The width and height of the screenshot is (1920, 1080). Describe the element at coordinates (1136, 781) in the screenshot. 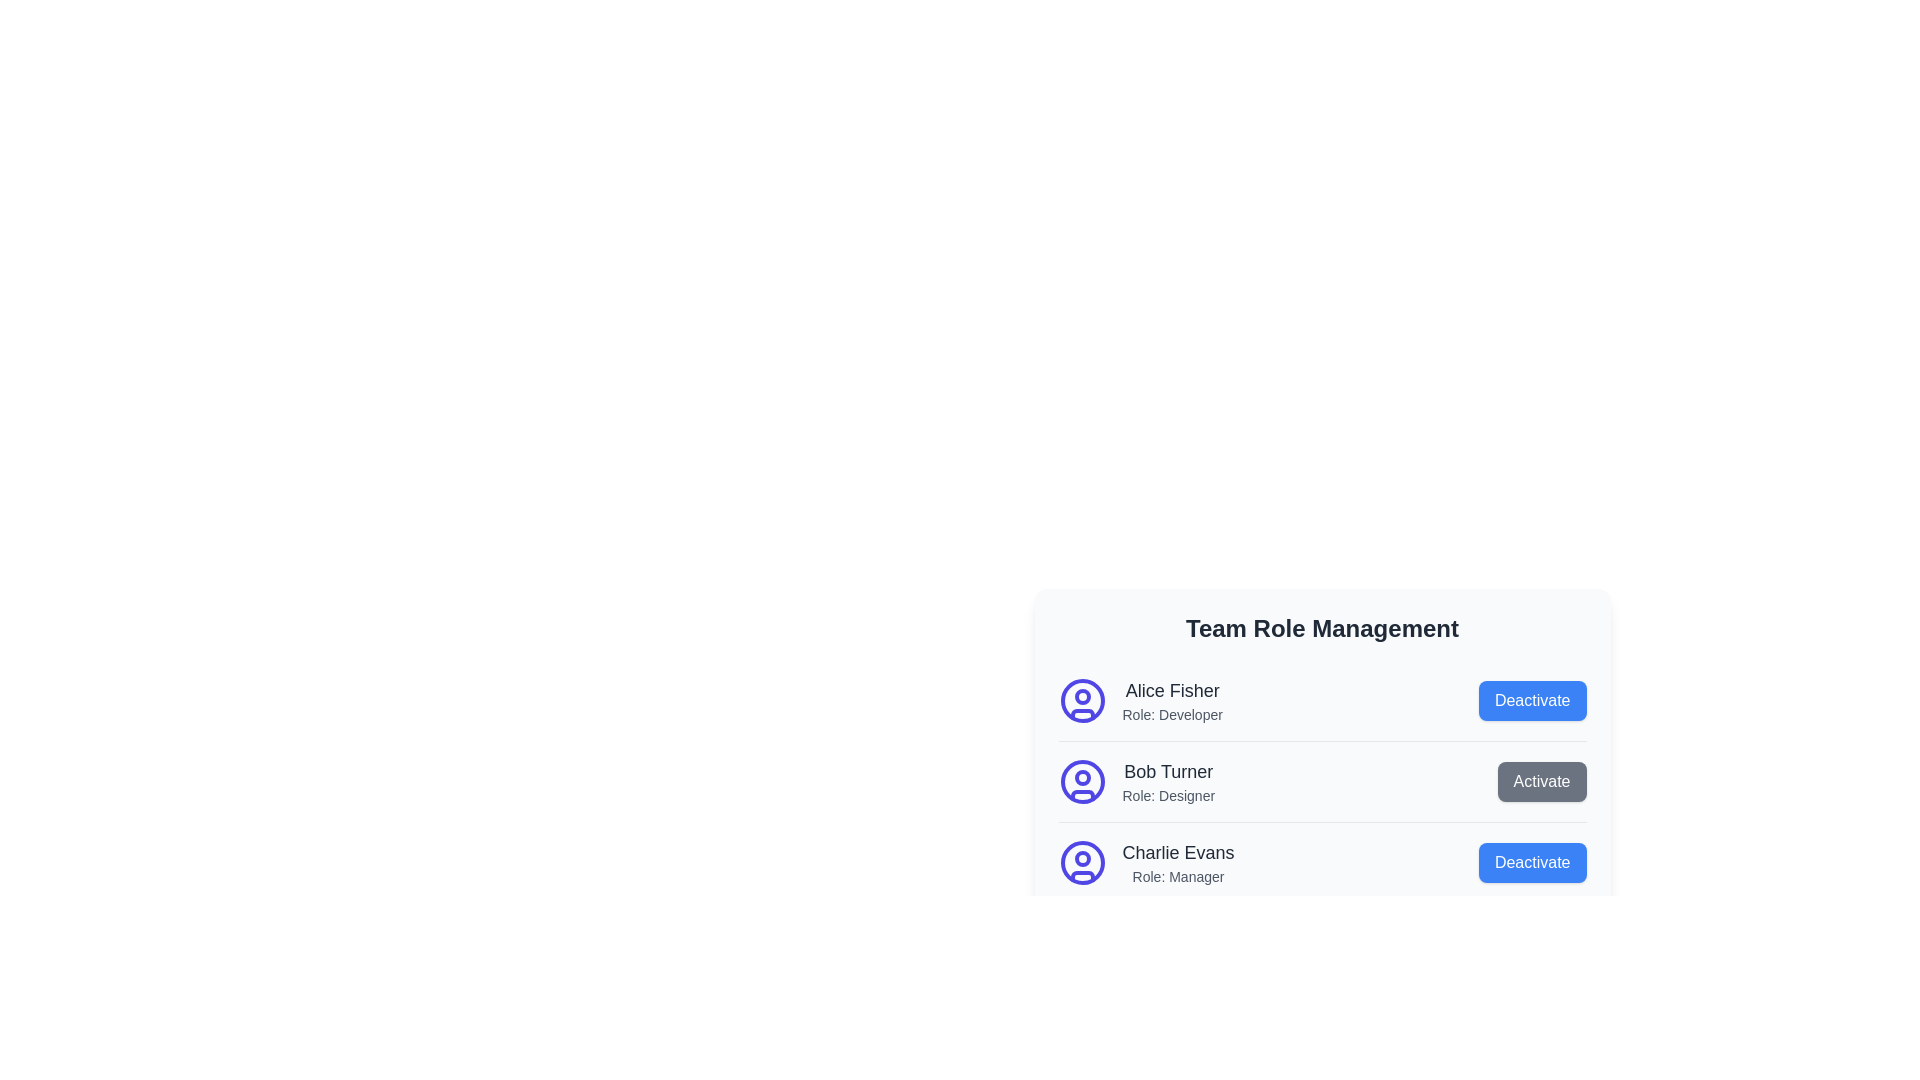

I see `the Informational Display Item that shows details about a team member, positioned between 'Alice Fisher' and 'Charlie Evans' in the 'Team Role Management' section` at that location.